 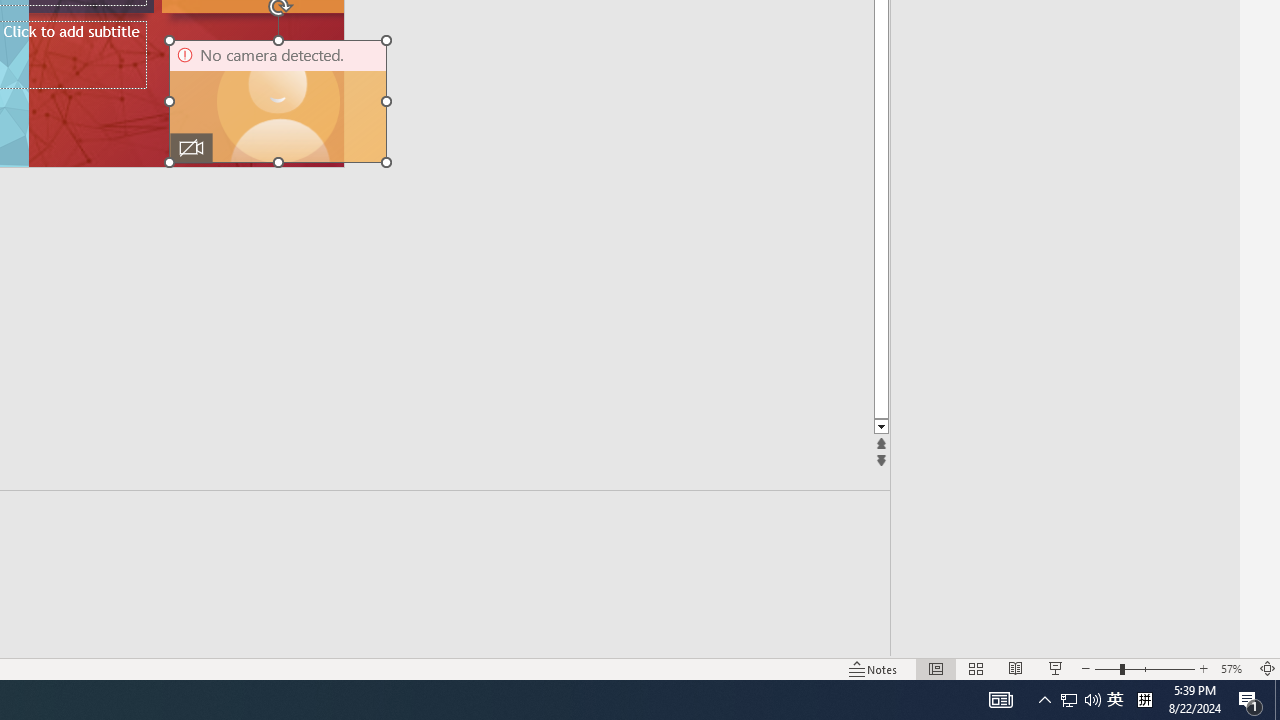 I want to click on 'Zoom', so click(x=1144, y=669).